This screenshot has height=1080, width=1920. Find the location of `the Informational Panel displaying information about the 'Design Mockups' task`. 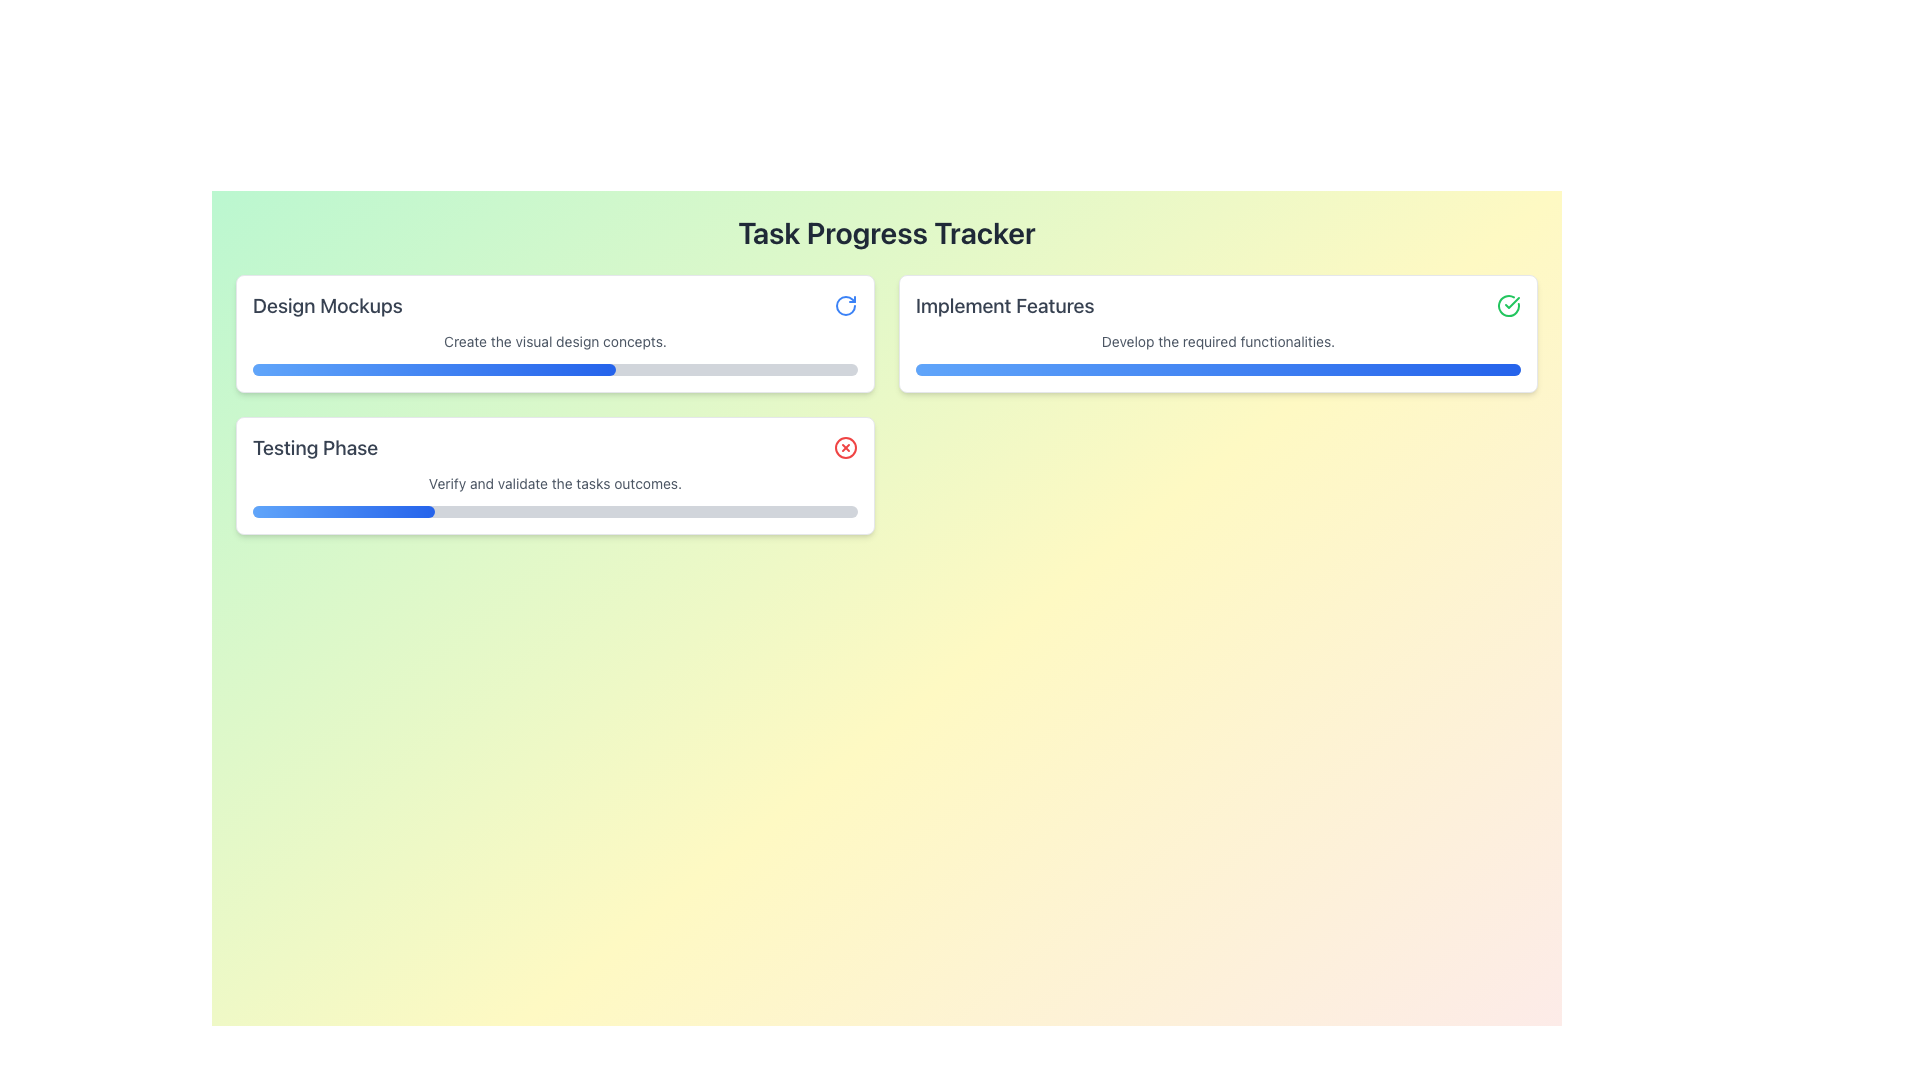

the Informational Panel displaying information about the 'Design Mockups' task is located at coordinates (555, 333).